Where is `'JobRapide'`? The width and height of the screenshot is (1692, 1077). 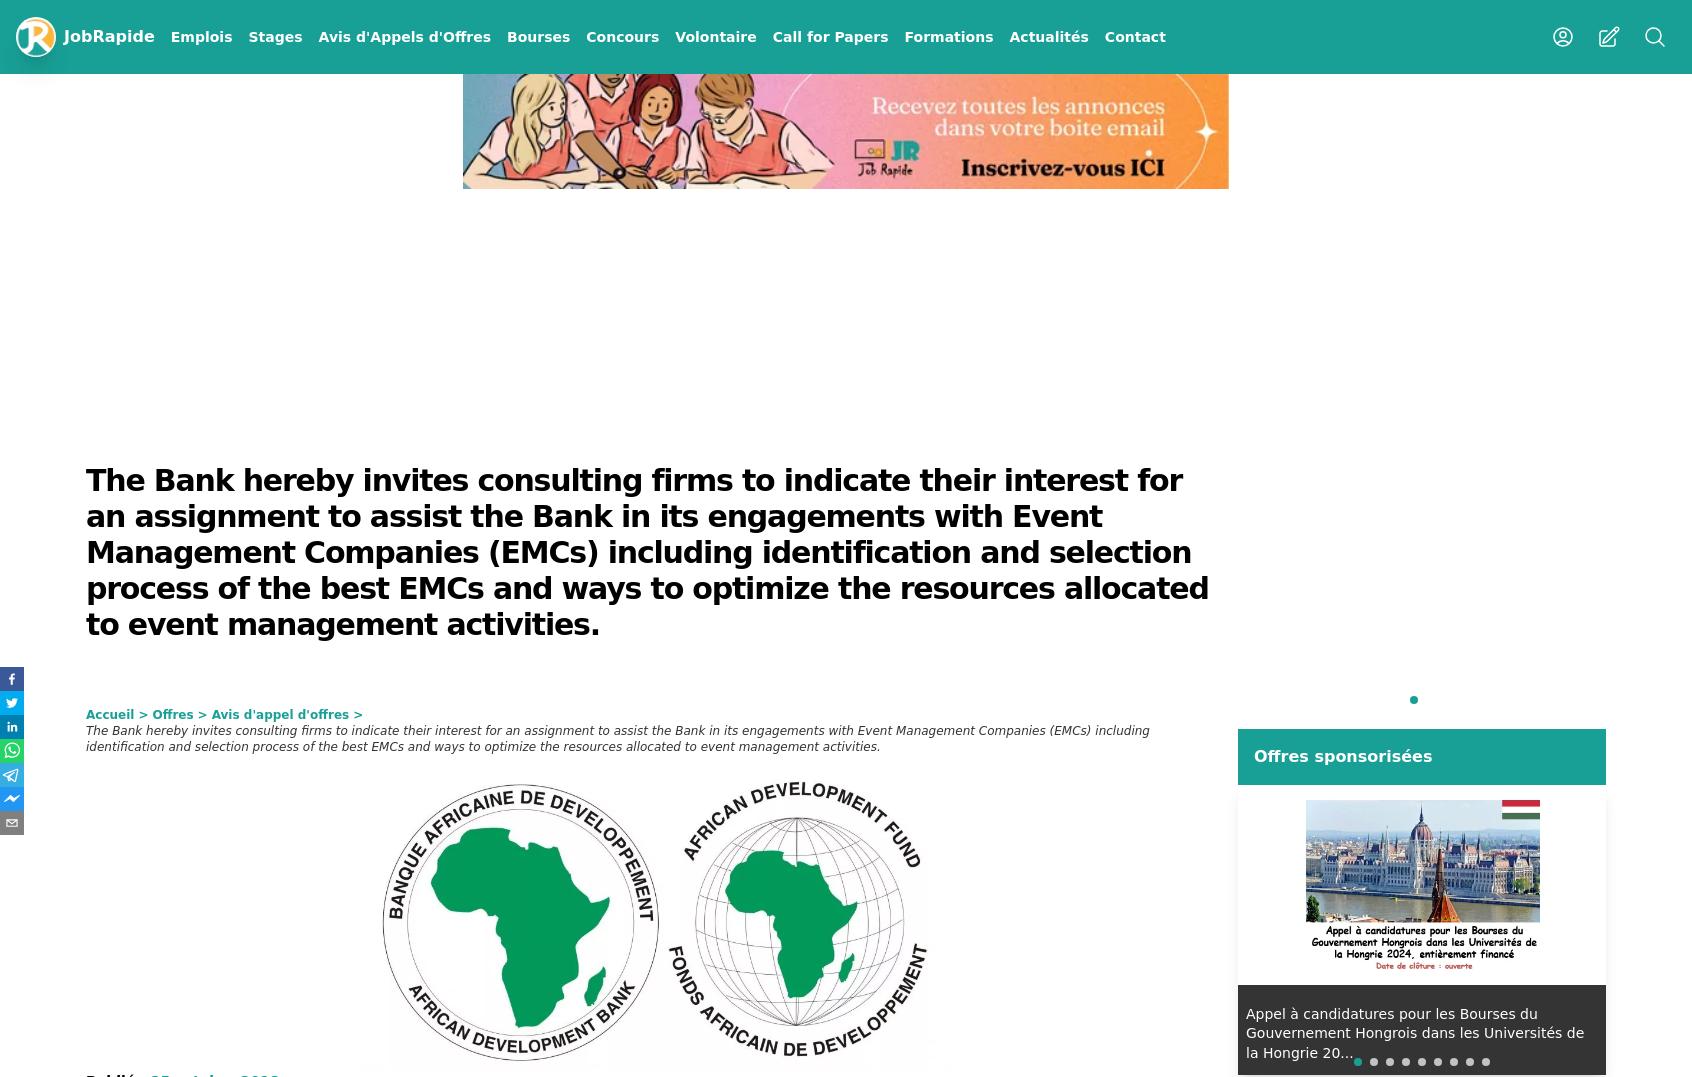
'JobRapide' is located at coordinates (62, 35).